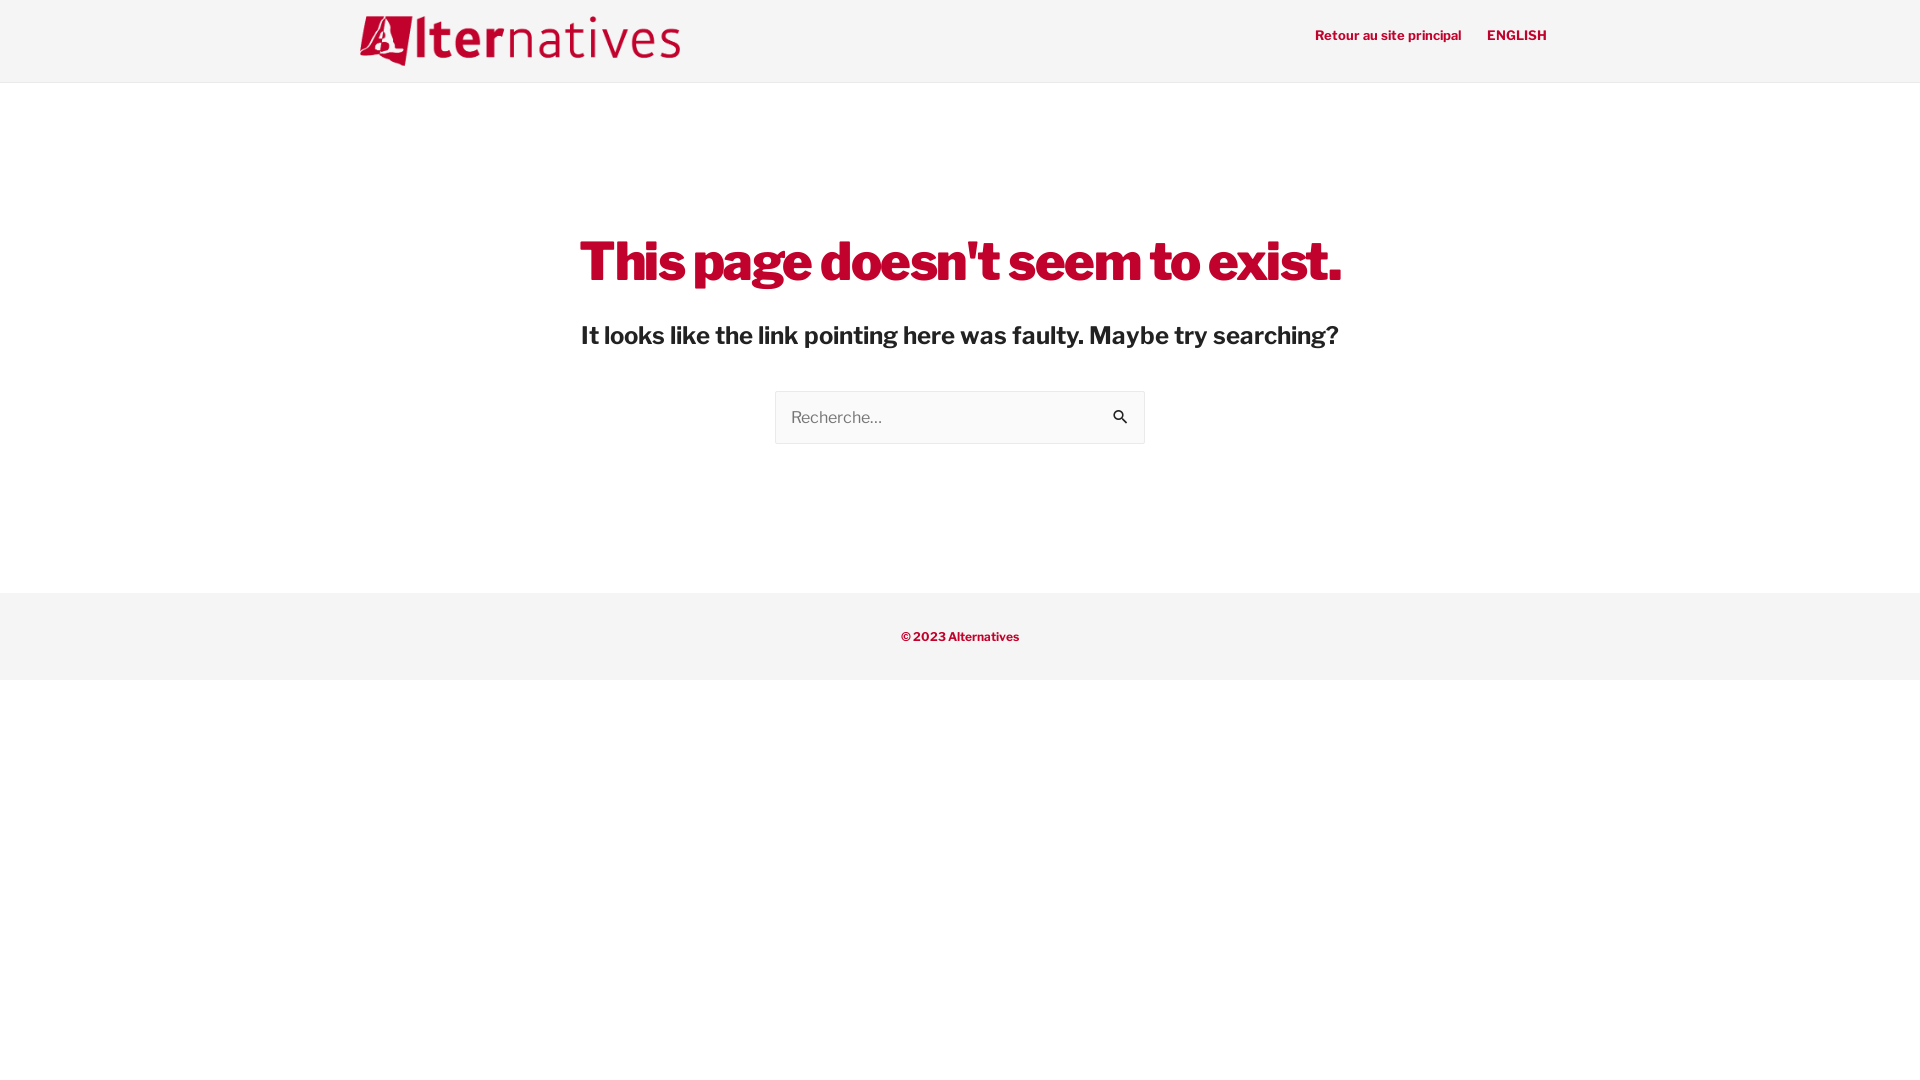 The width and height of the screenshot is (1920, 1080). Describe the element at coordinates (1386, 34) in the screenshot. I see `'Retour au site principal'` at that location.